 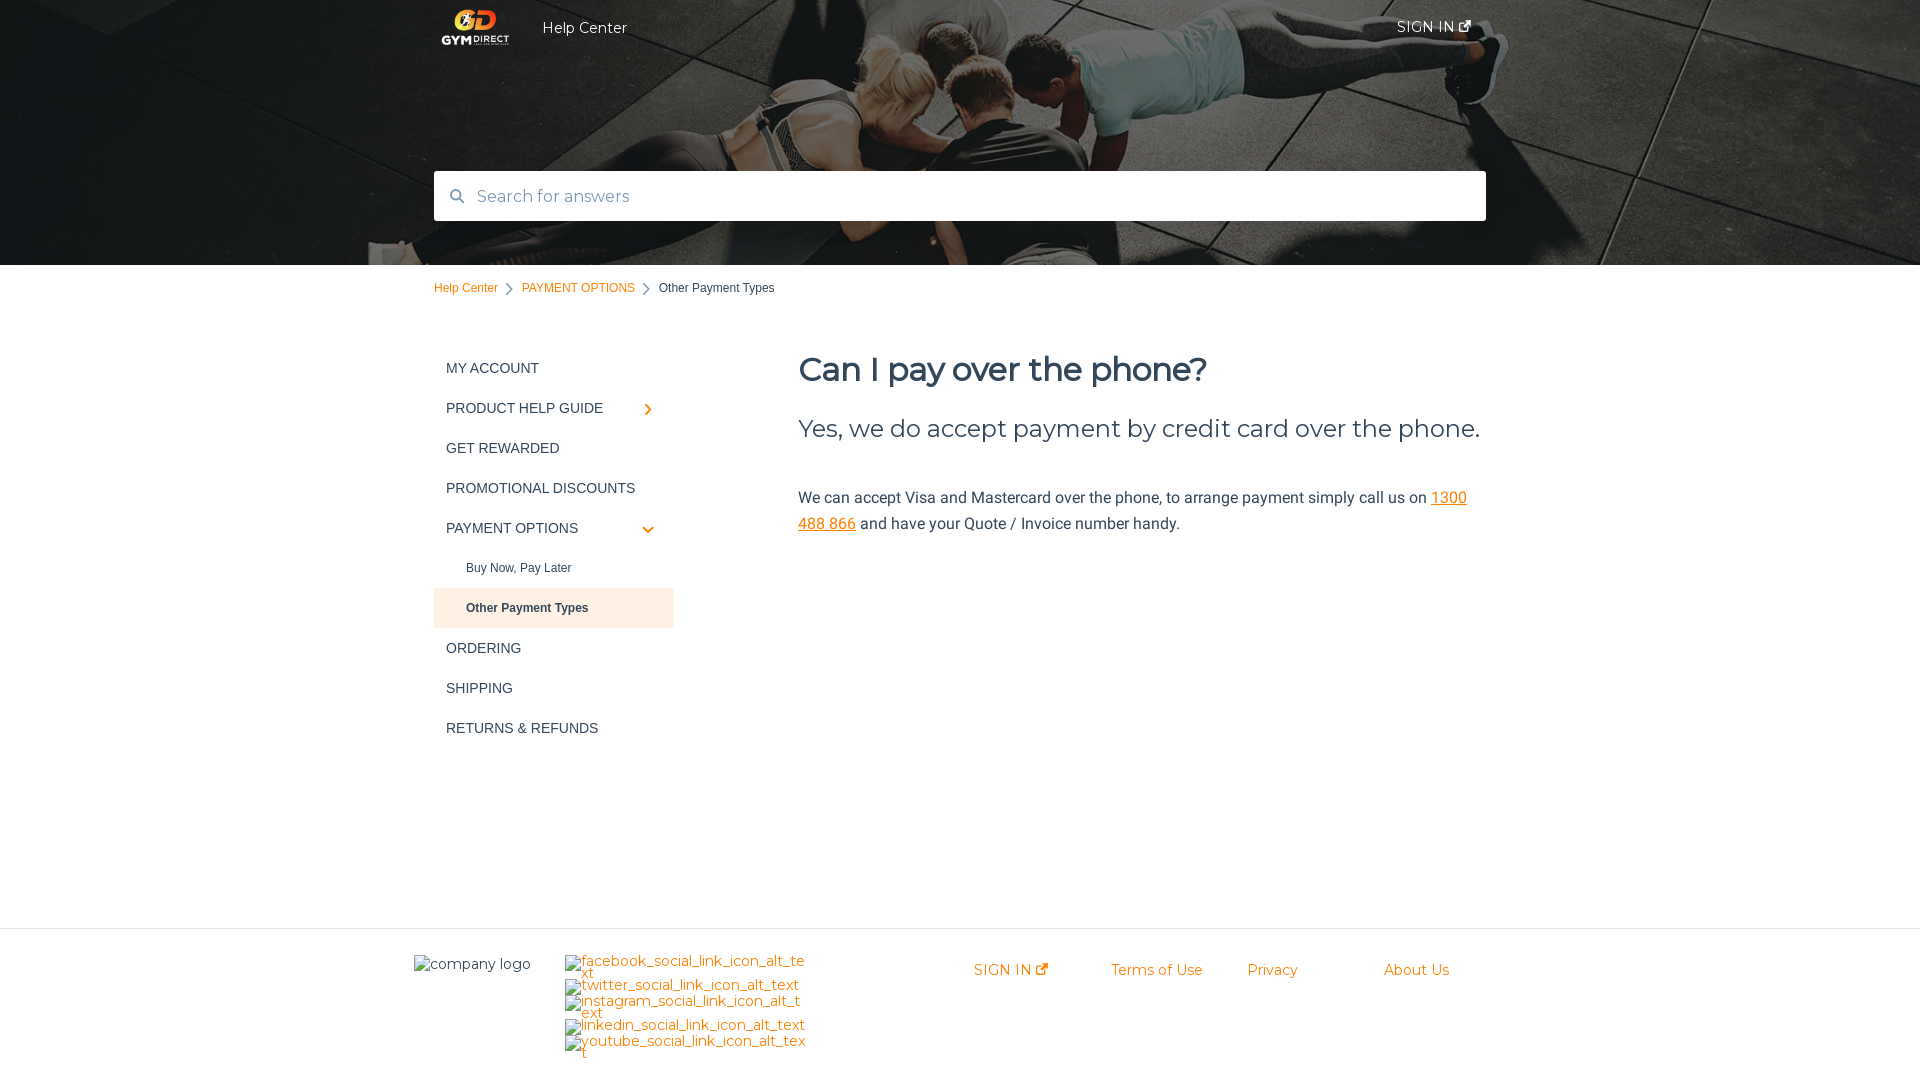 I want to click on 'Terms of Use', so click(x=1156, y=968).